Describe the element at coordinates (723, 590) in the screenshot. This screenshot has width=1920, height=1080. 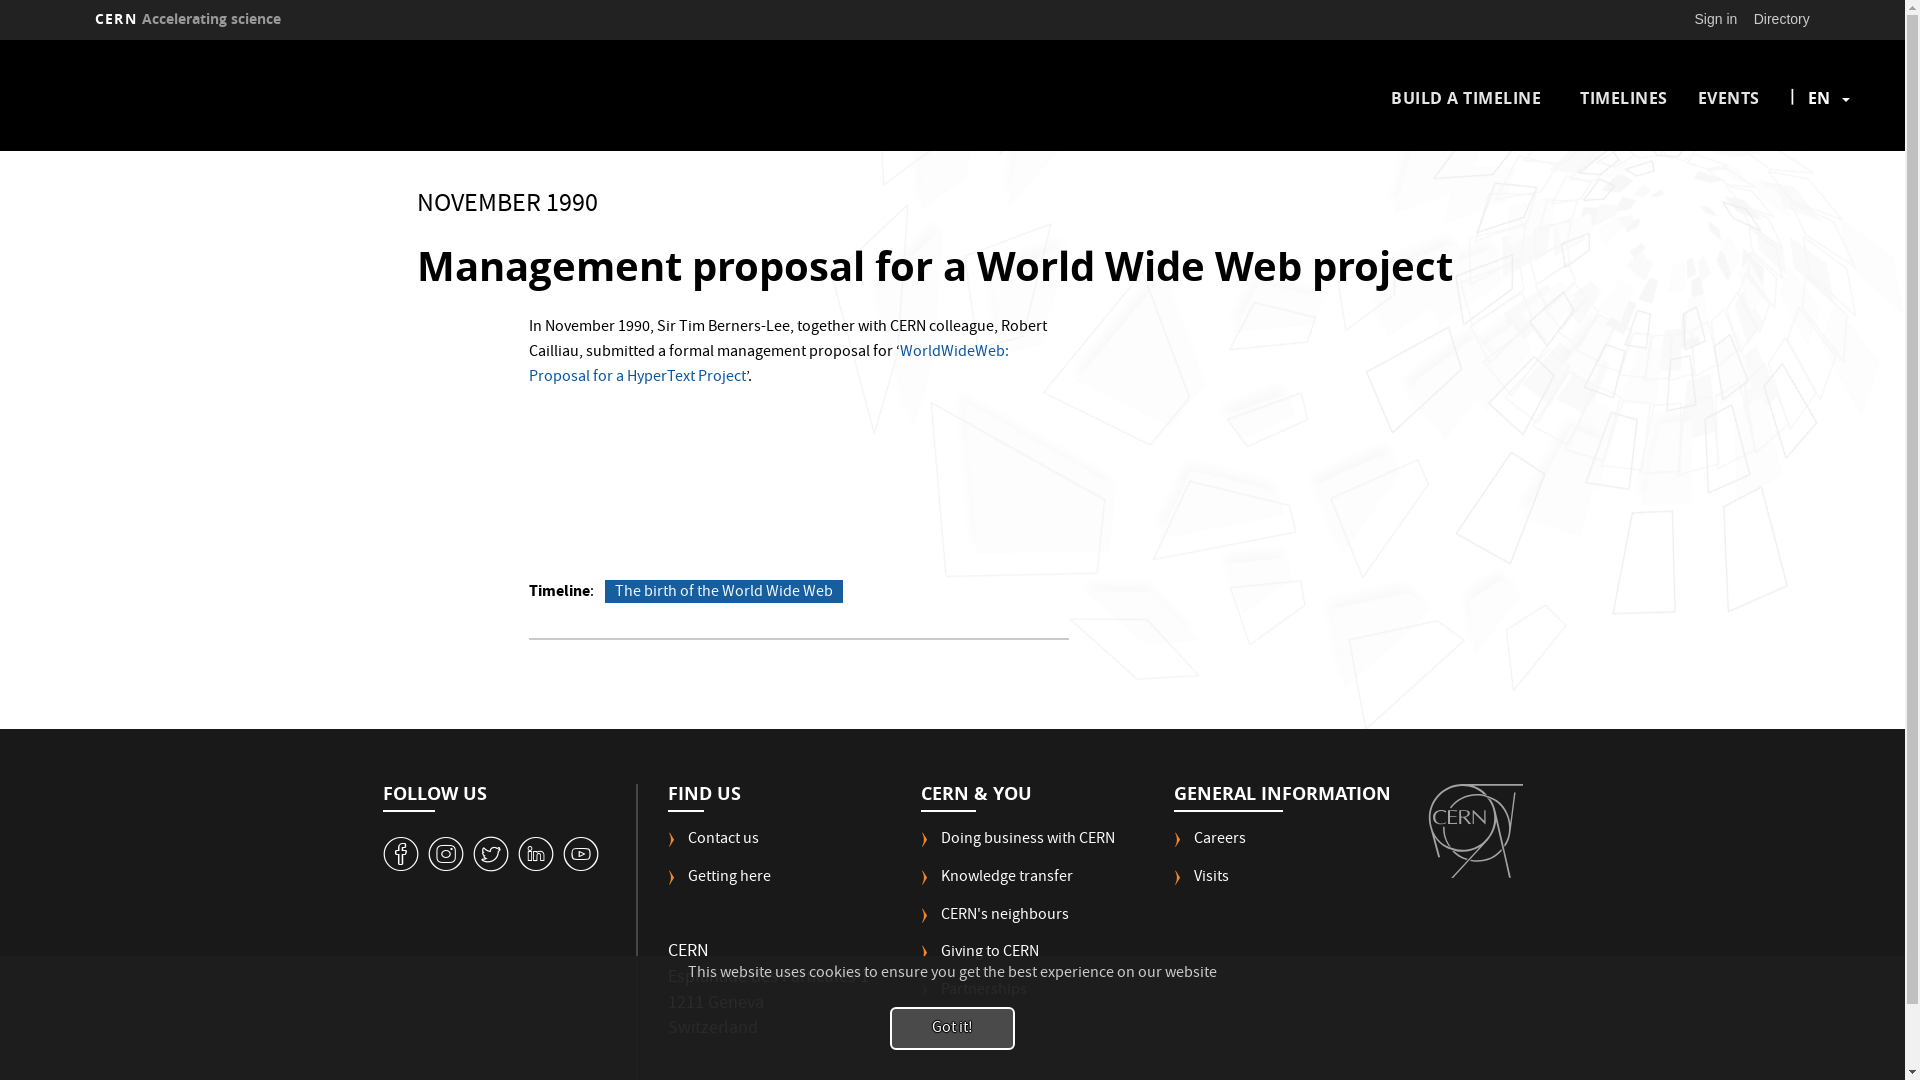
I see `'The birth of the World Wide Web'` at that location.